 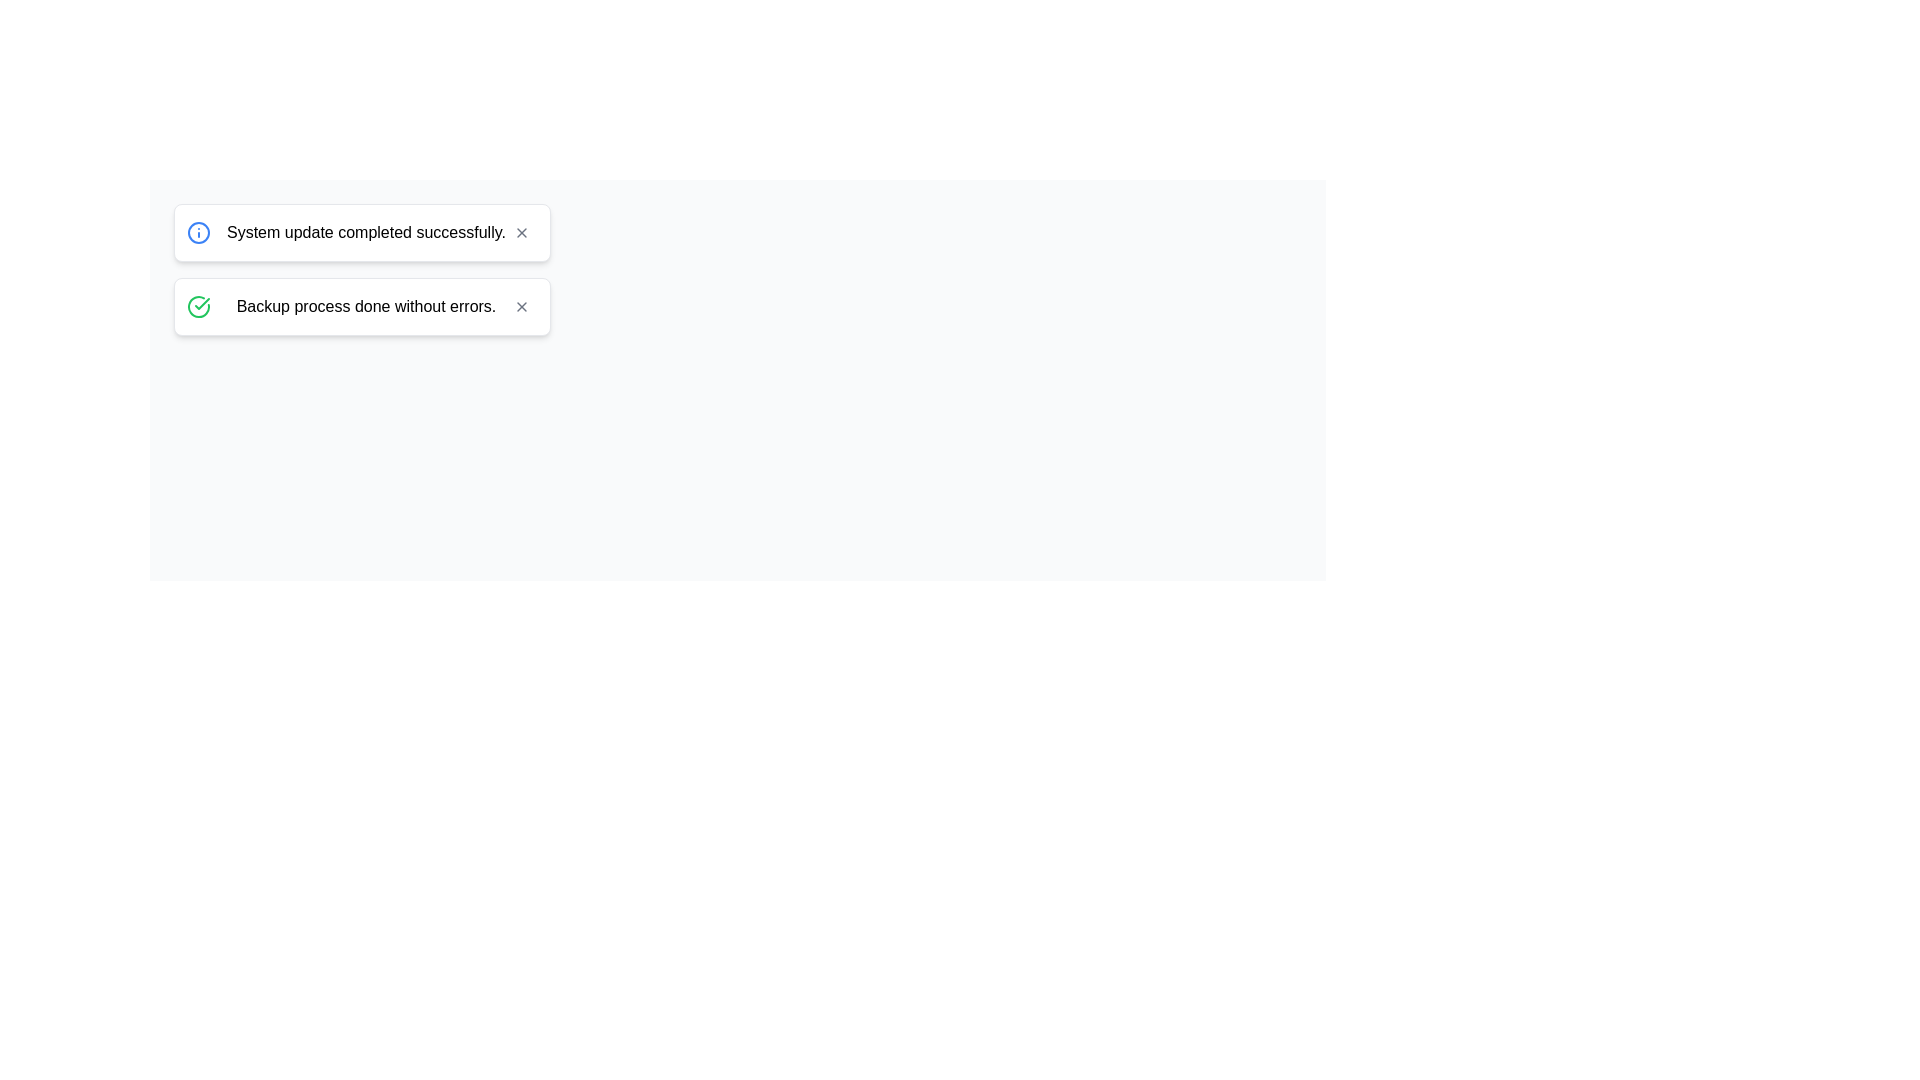 What do you see at coordinates (366, 231) in the screenshot?
I see `the Text label that conveys a status update message about the successful completion of a system update` at bounding box center [366, 231].